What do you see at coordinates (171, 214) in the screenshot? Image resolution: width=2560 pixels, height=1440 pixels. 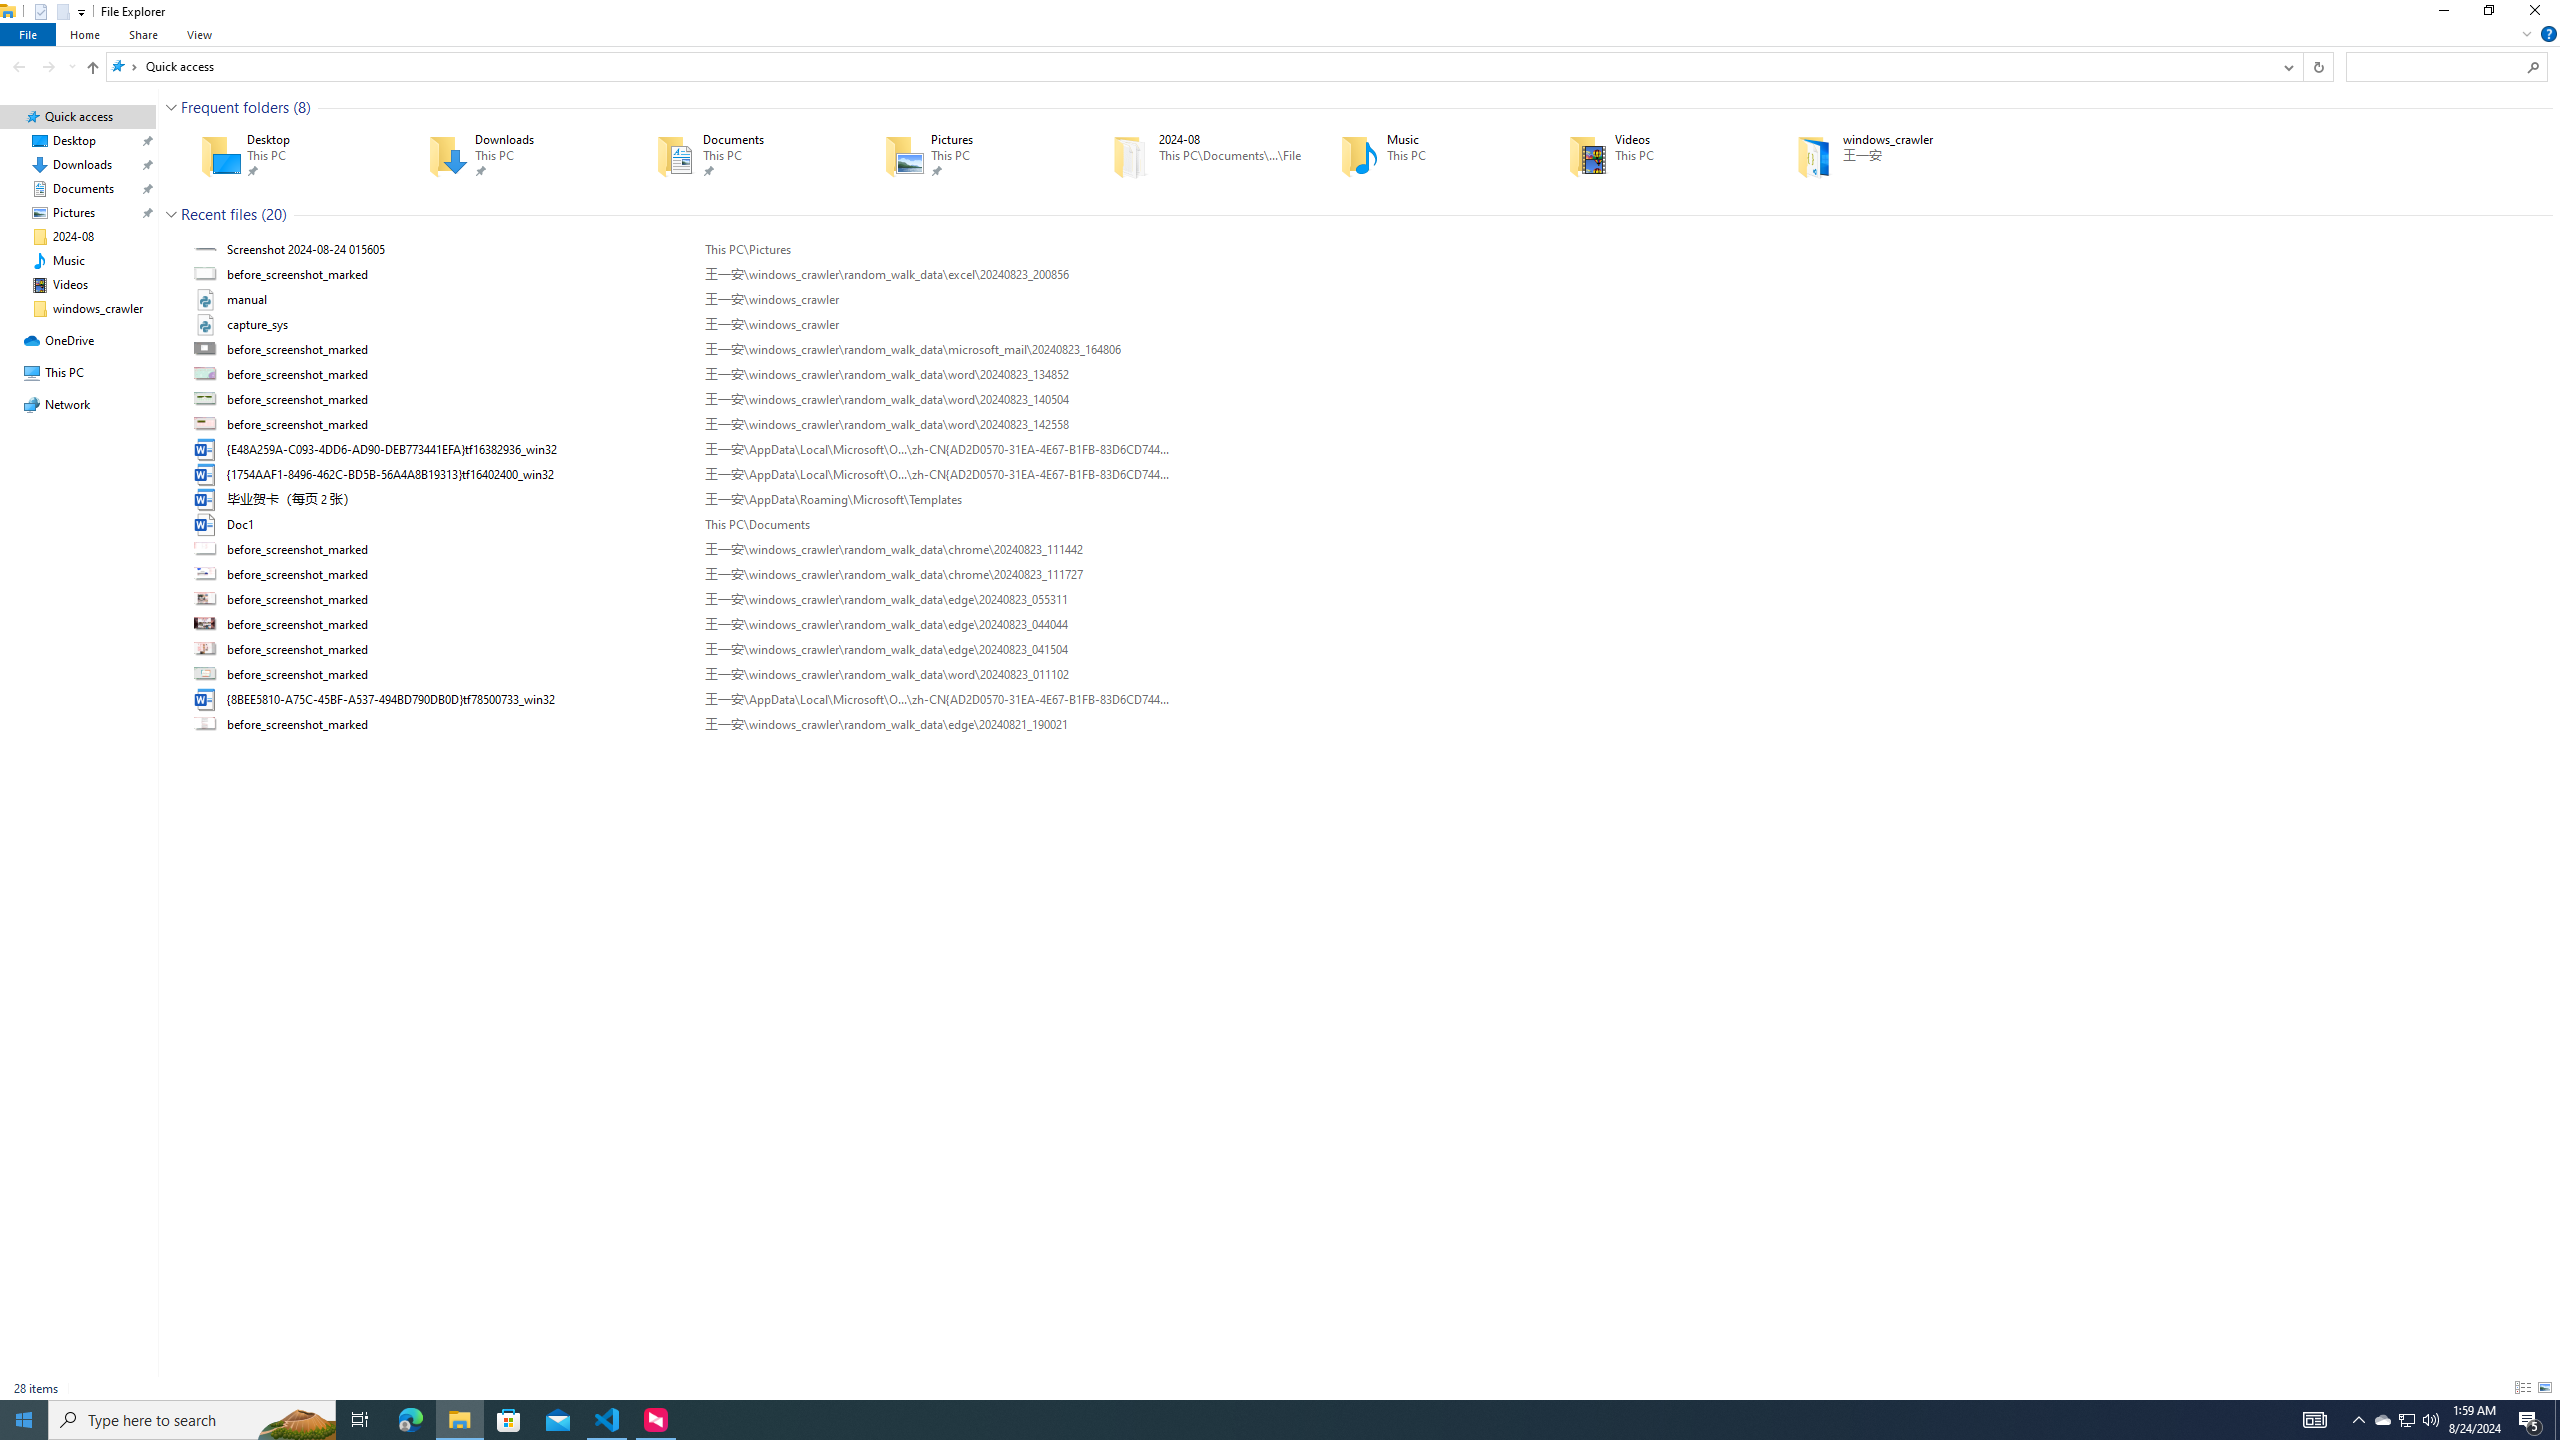 I see `'Collapse Group'` at bounding box center [171, 214].